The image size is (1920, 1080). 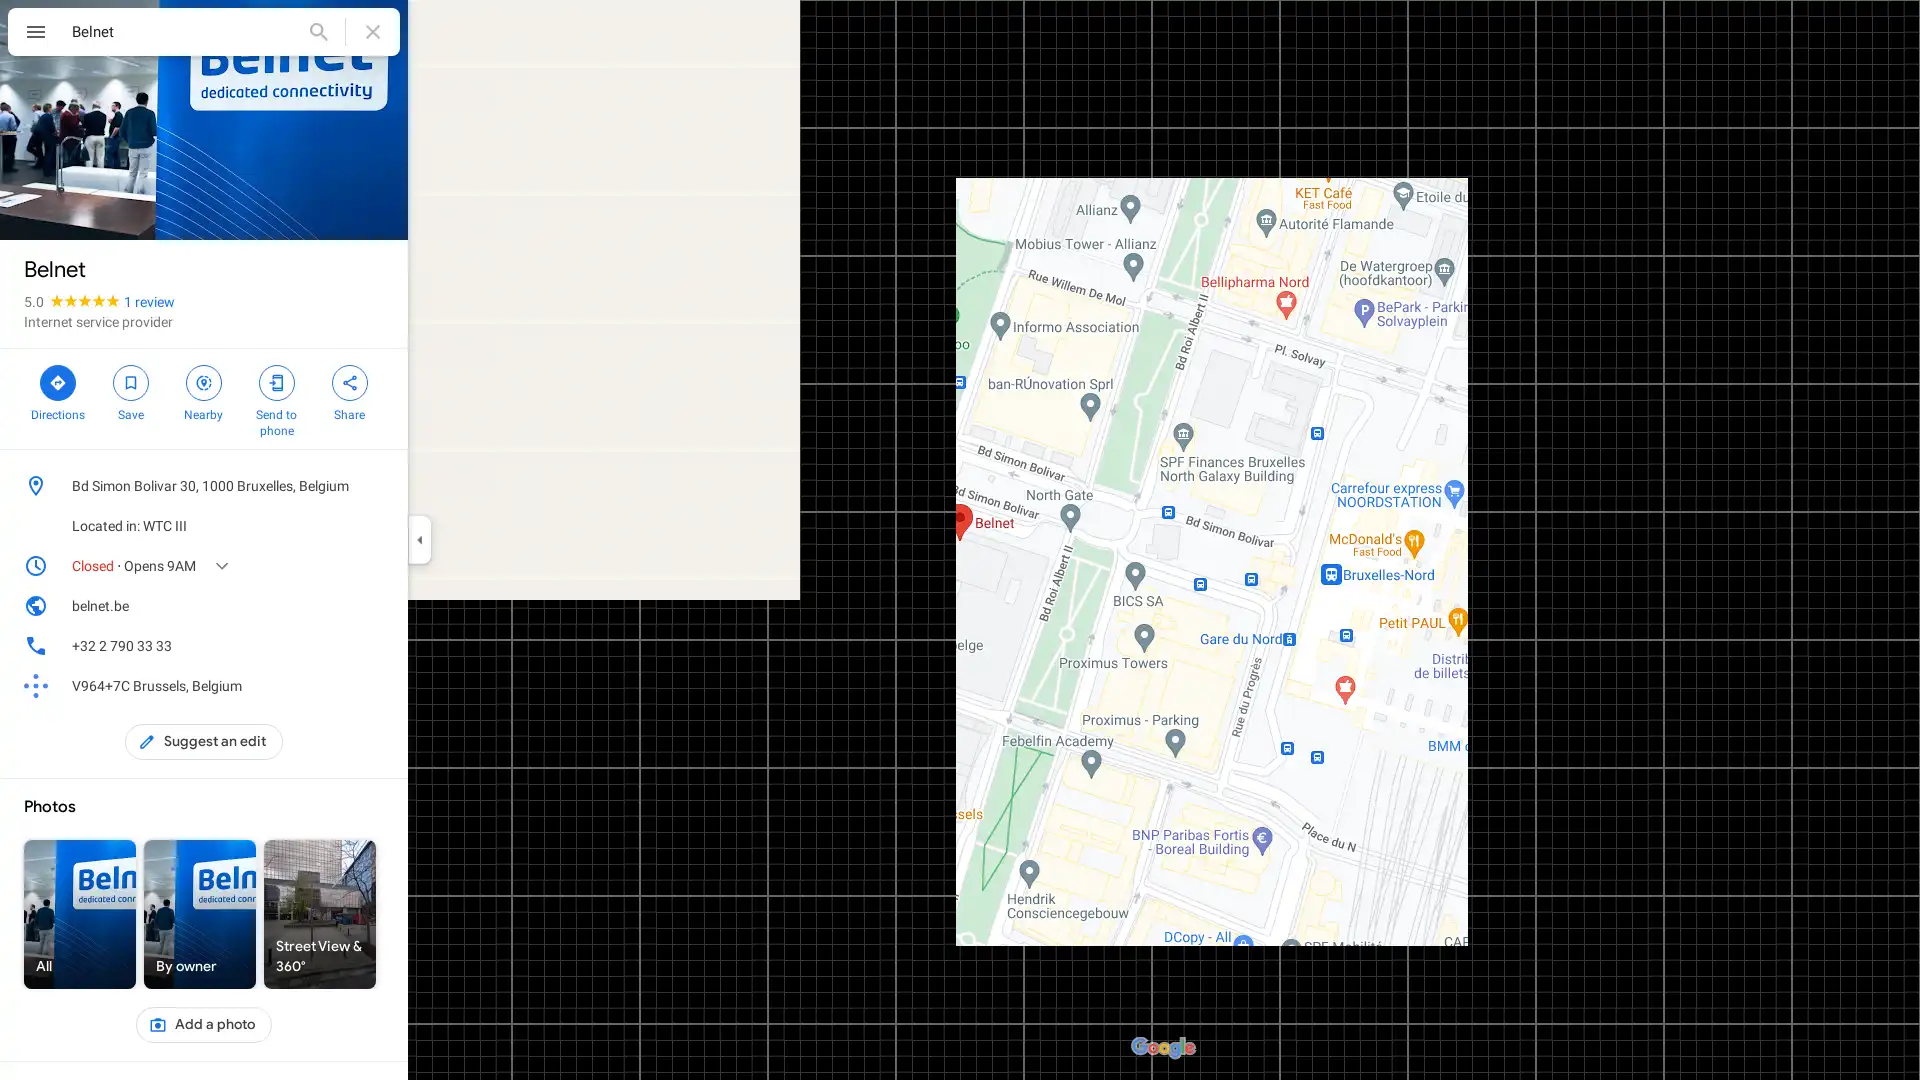 What do you see at coordinates (374, 604) in the screenshot?
I see `Copy website` at bounding box center [374, 604].